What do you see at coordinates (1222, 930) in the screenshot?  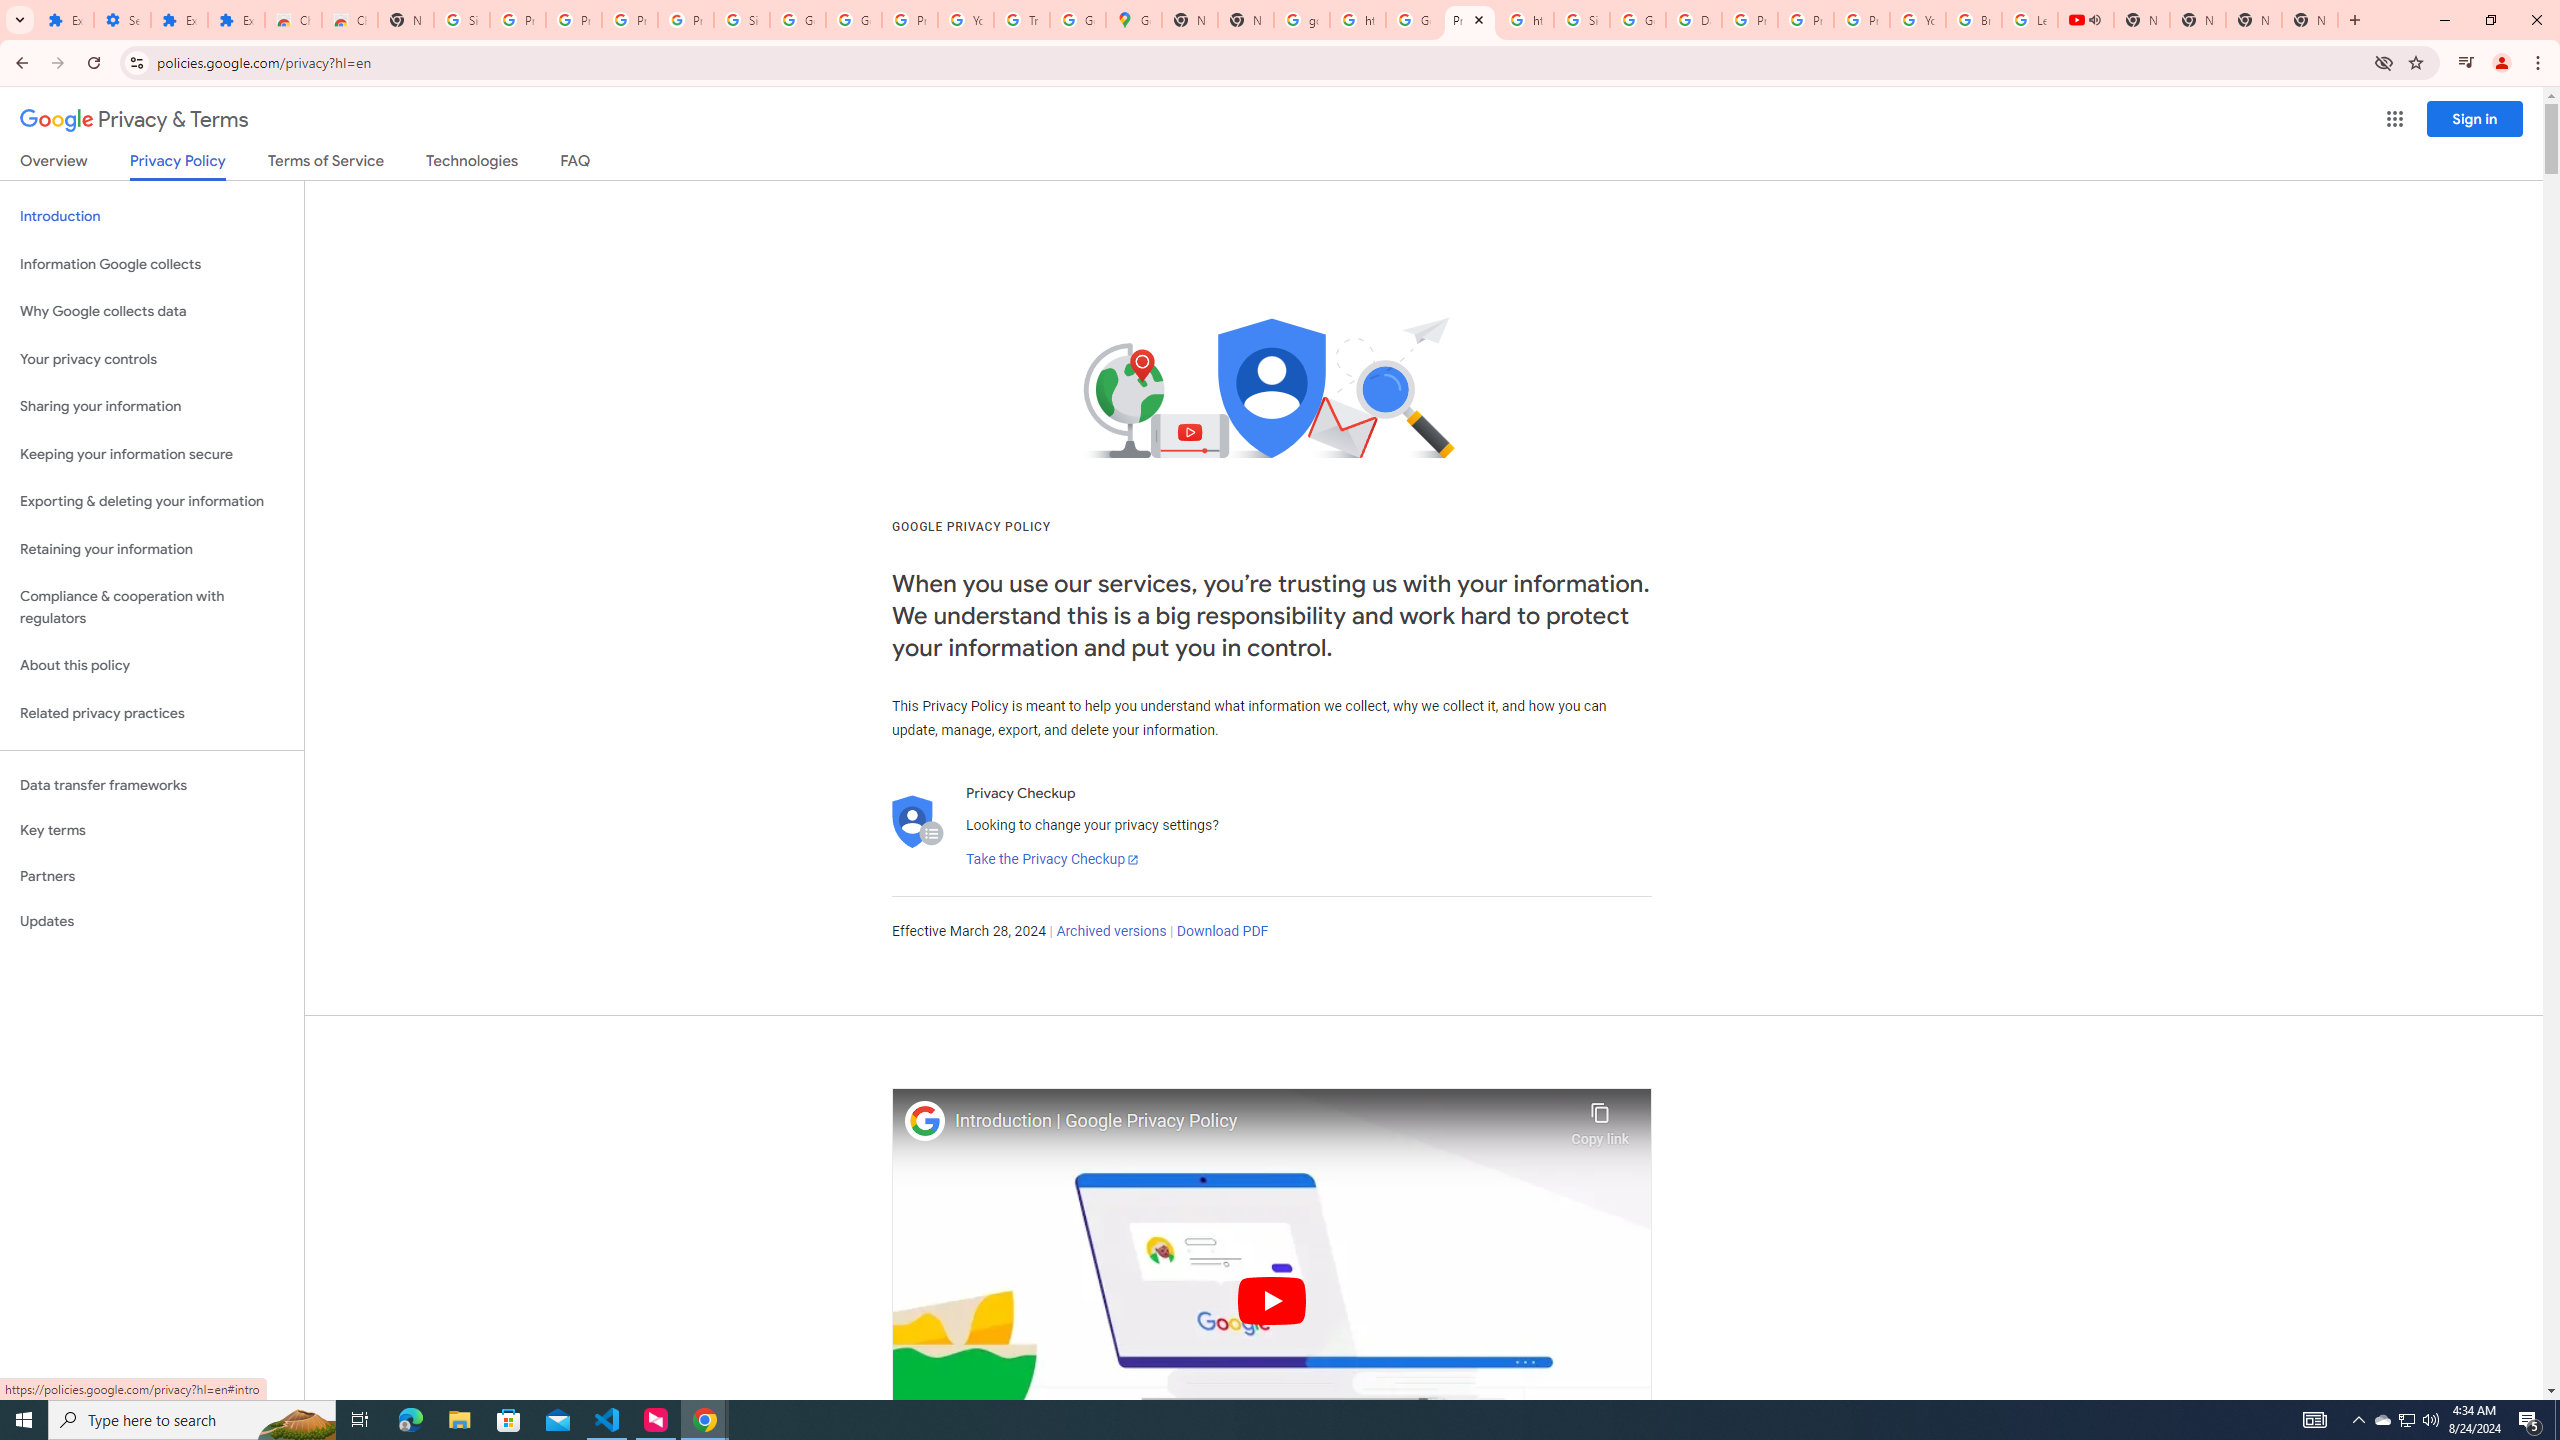 I see `'Download PDF'` at bounding box center [1222, 930].